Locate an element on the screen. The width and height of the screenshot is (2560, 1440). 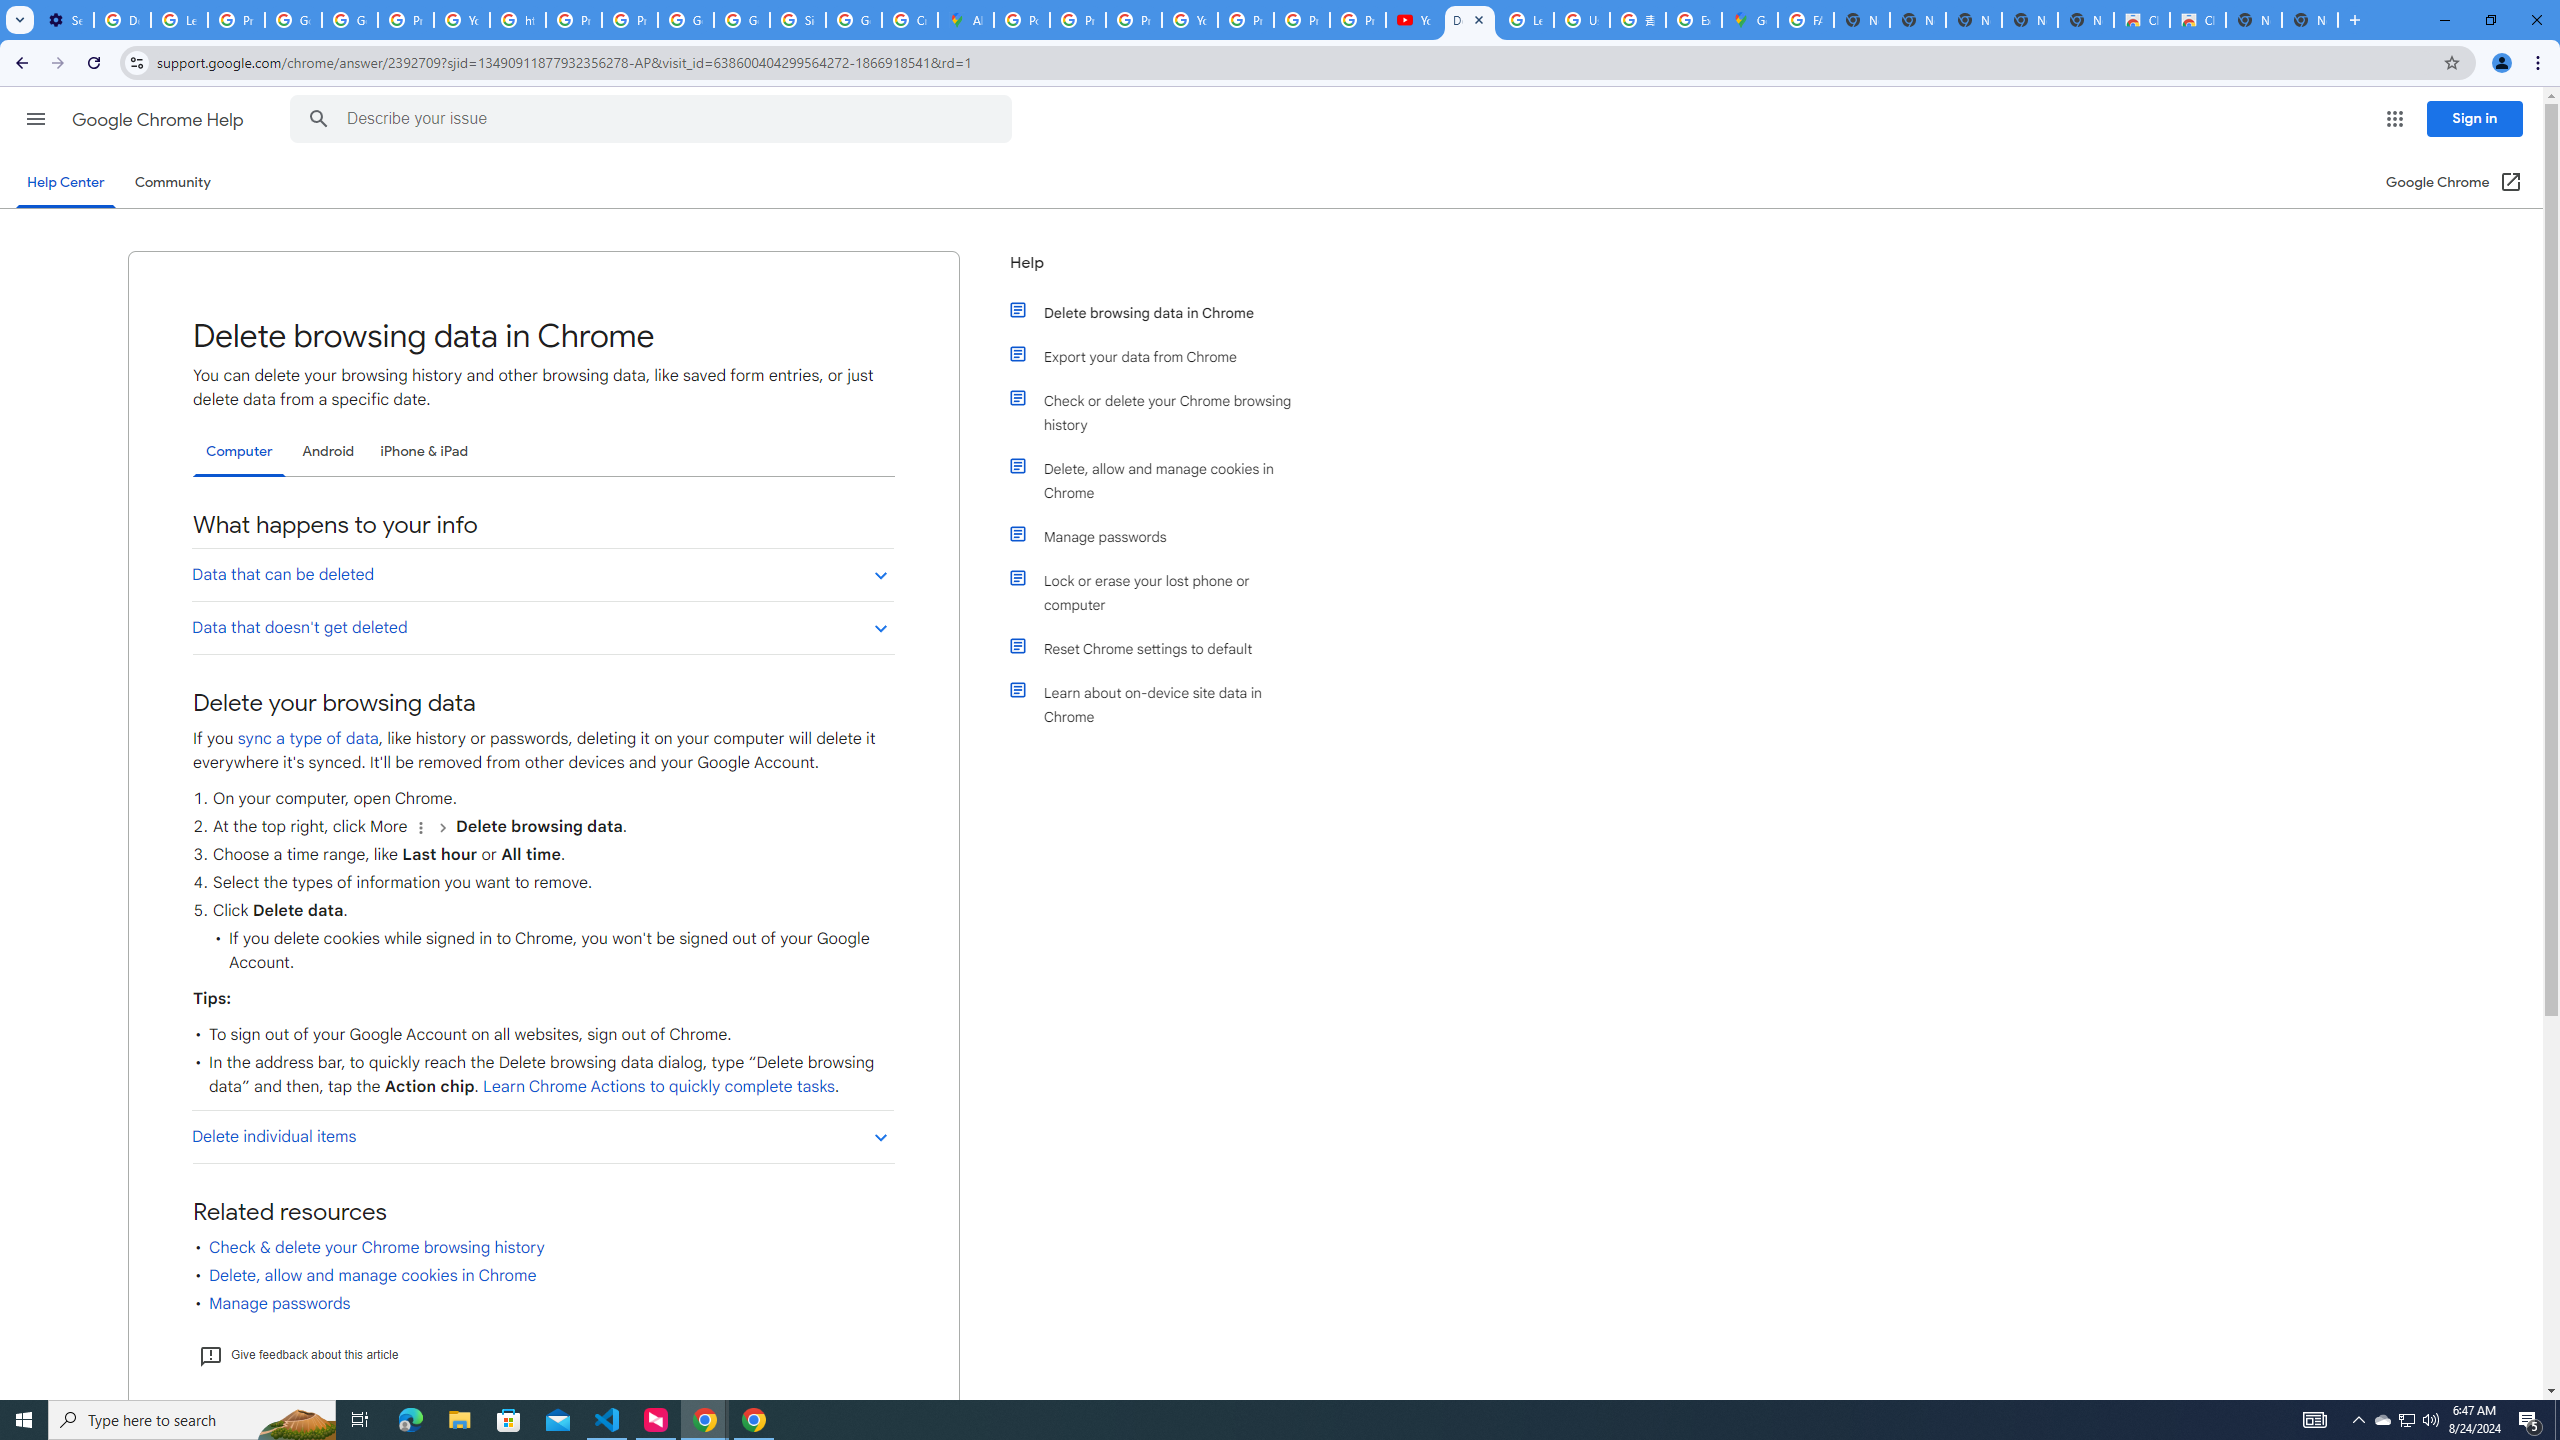
'Android' is located at coordinates (327, 451).